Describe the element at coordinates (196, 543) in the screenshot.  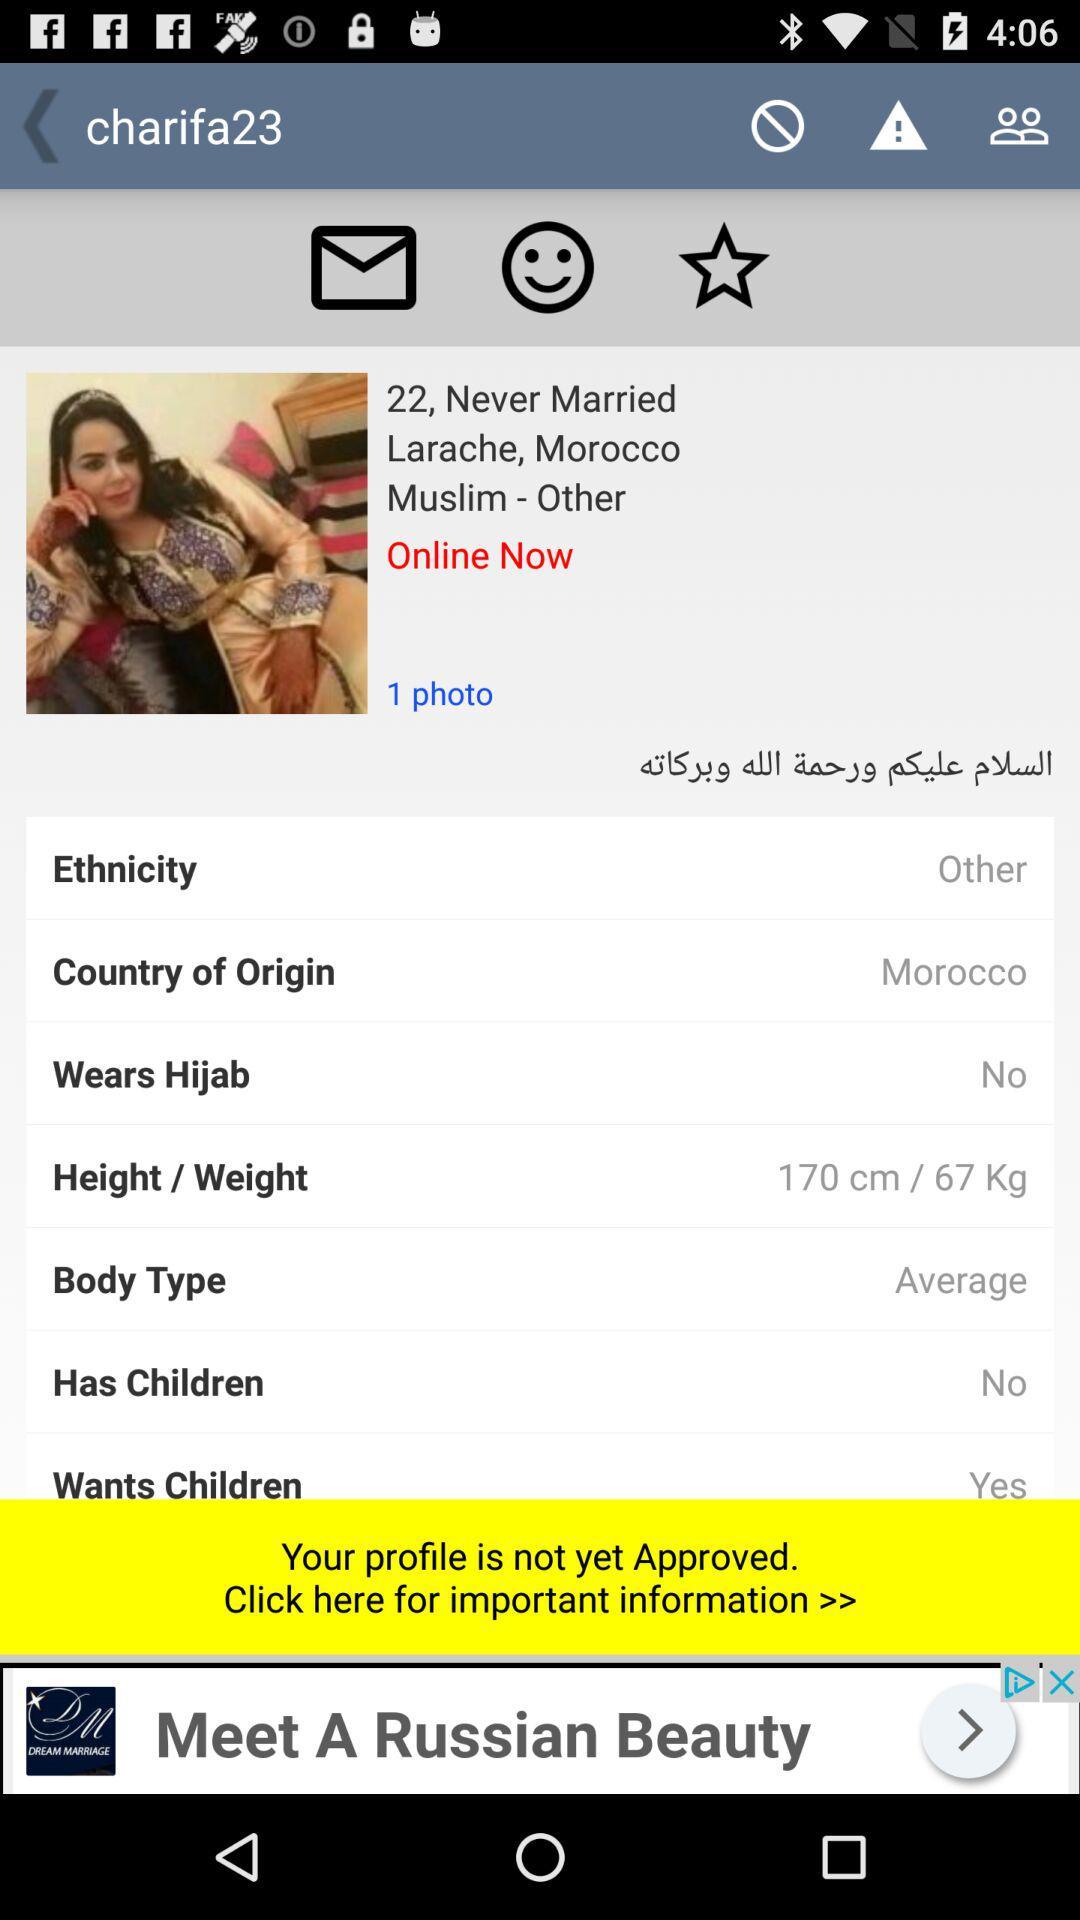
I see `profile image` at that location.